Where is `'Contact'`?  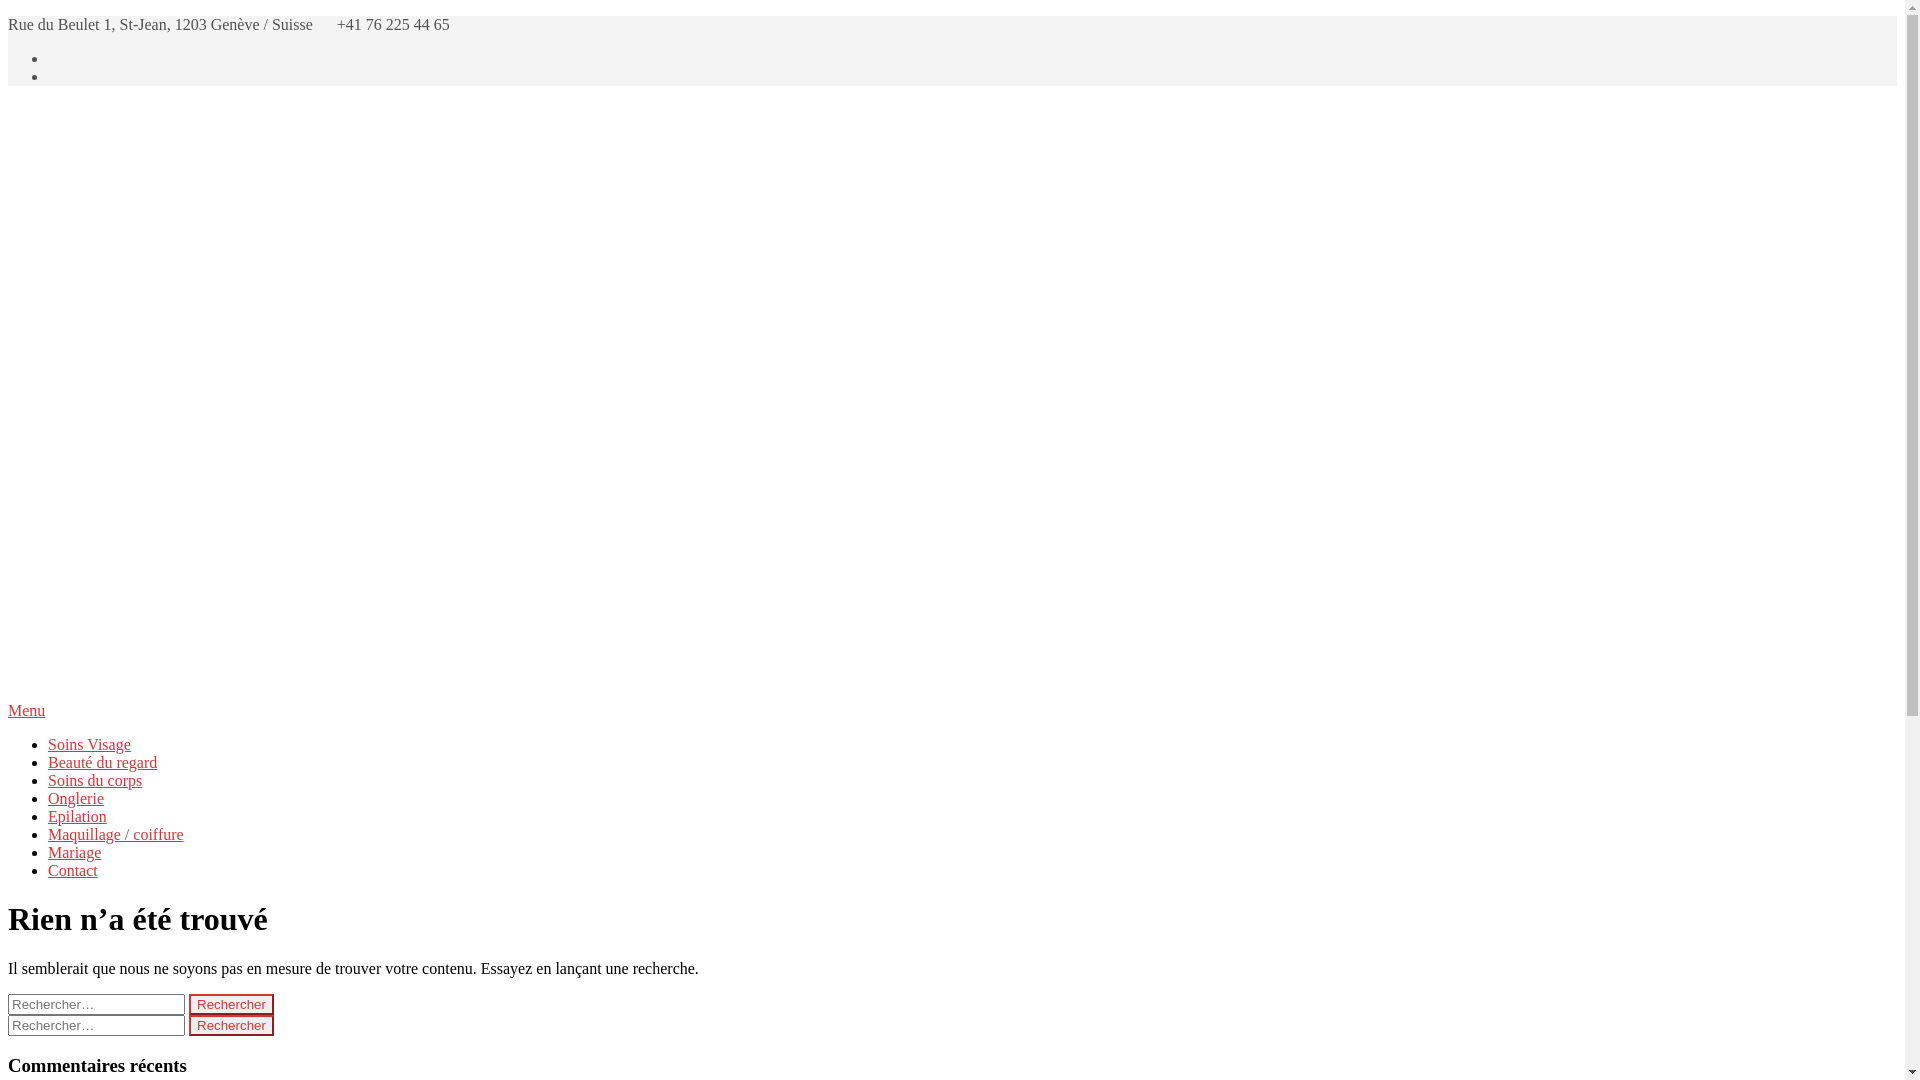
'Contact' is located at coordinates (48, 869).